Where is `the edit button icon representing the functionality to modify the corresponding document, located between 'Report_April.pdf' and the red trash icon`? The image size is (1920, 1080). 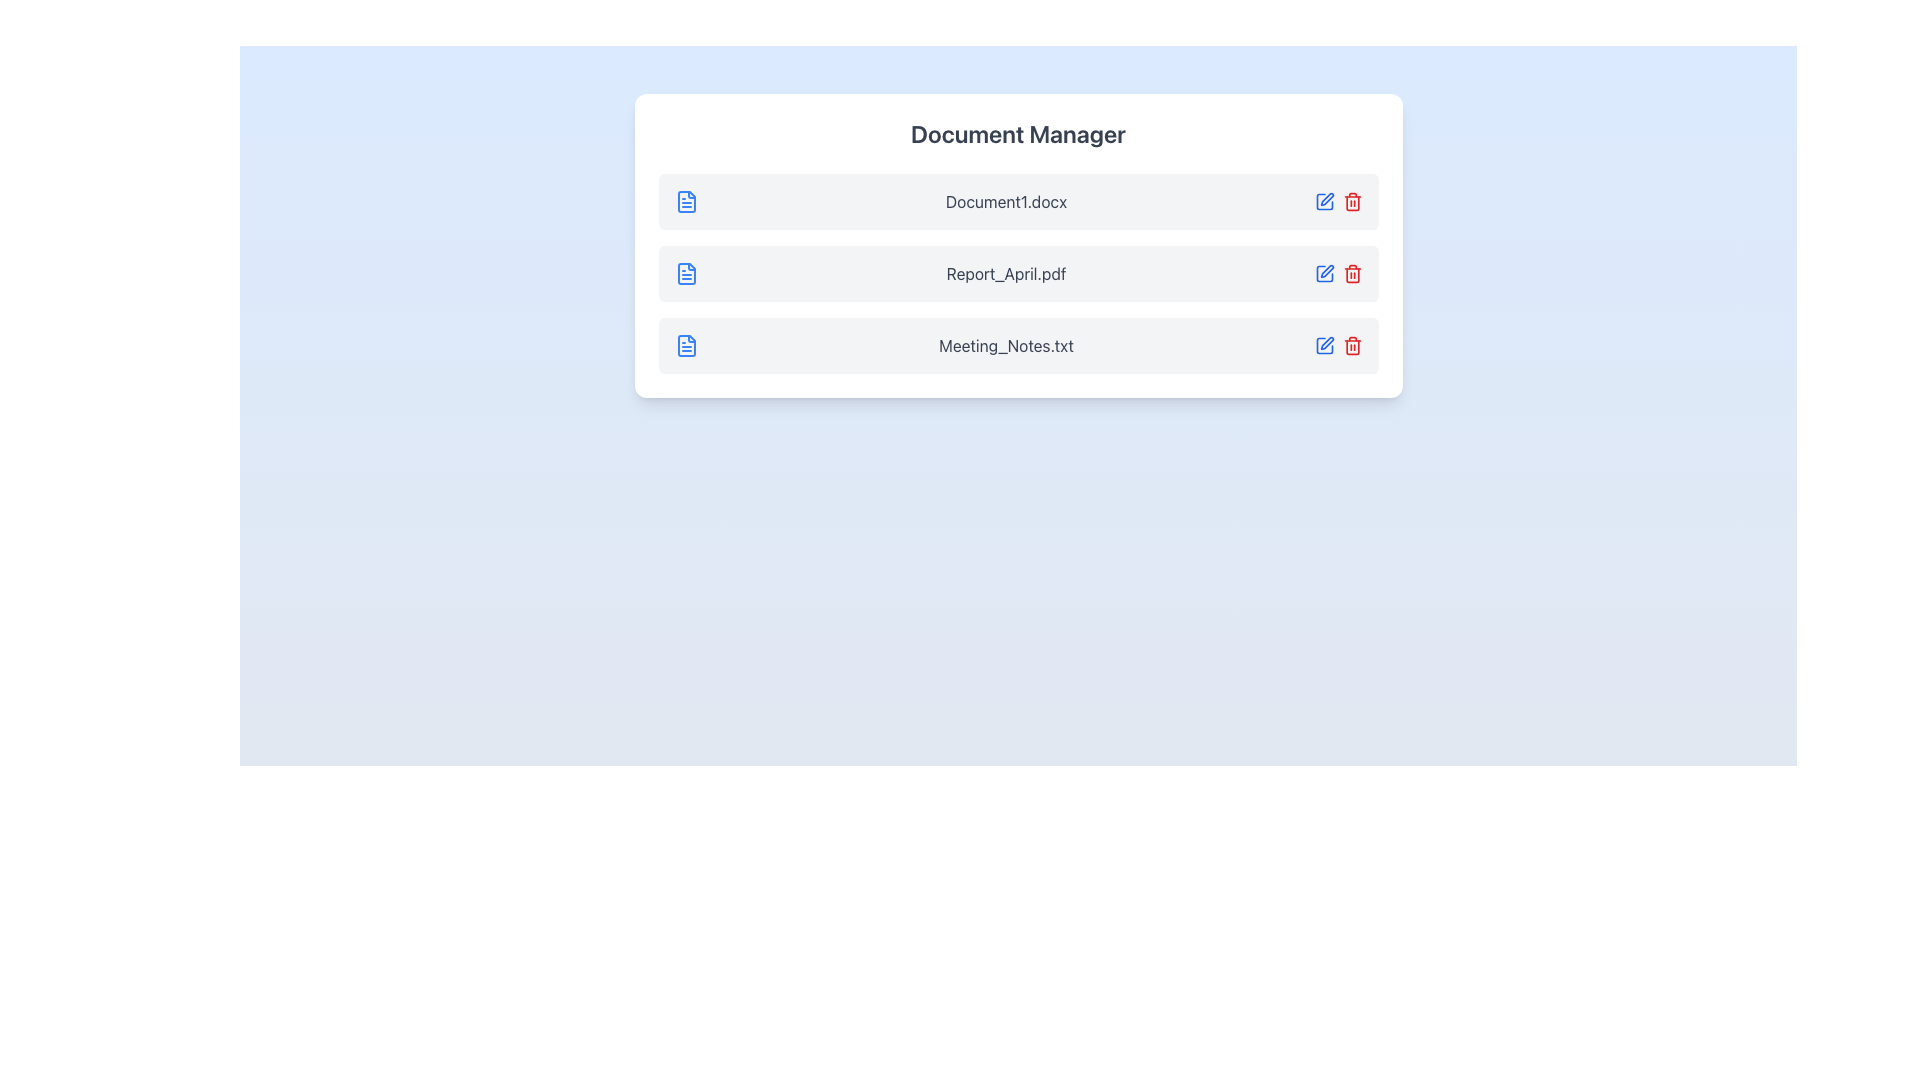
the edit button icon representing the functionality to modify the corresponding document, located between 'Report_April.pdf' and the red trash icon is located at coordinates (1324, 273).